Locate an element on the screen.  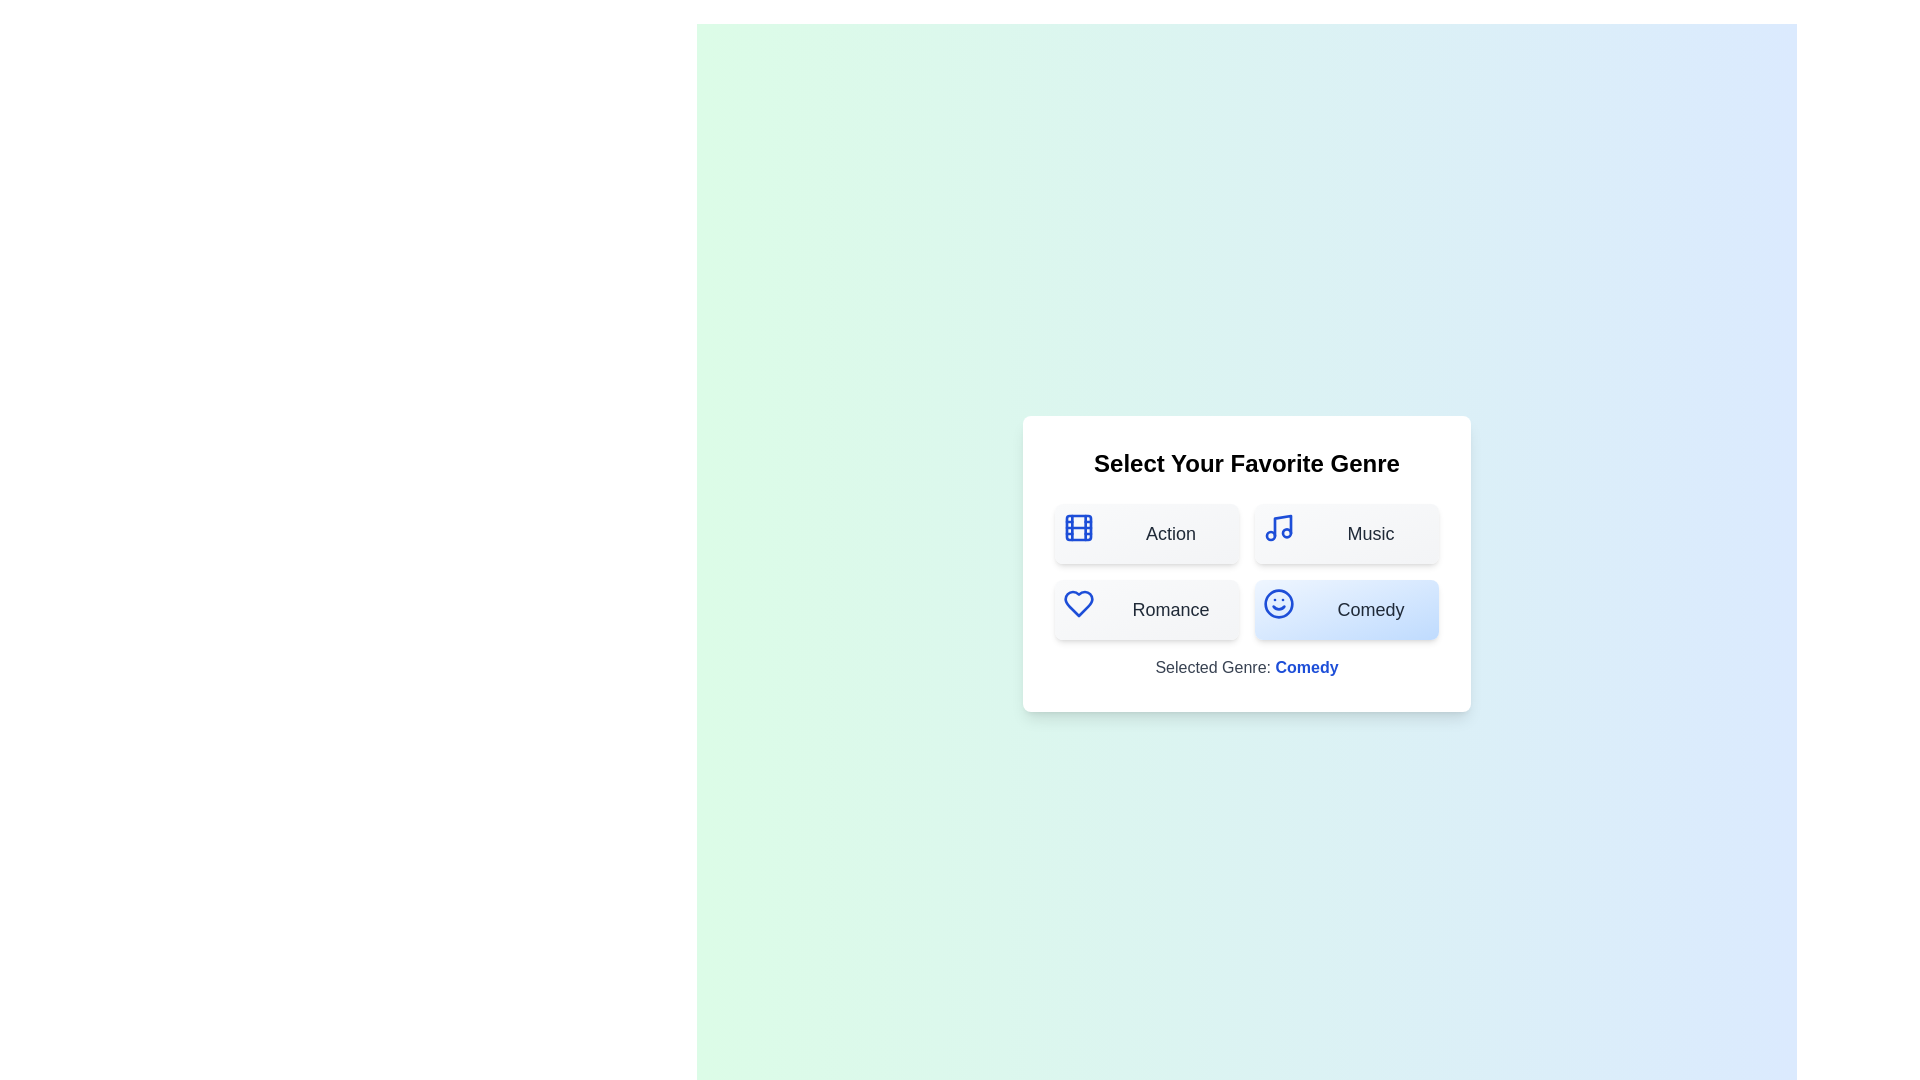
the 'Romance' button is located at coordinates (1147, 608).